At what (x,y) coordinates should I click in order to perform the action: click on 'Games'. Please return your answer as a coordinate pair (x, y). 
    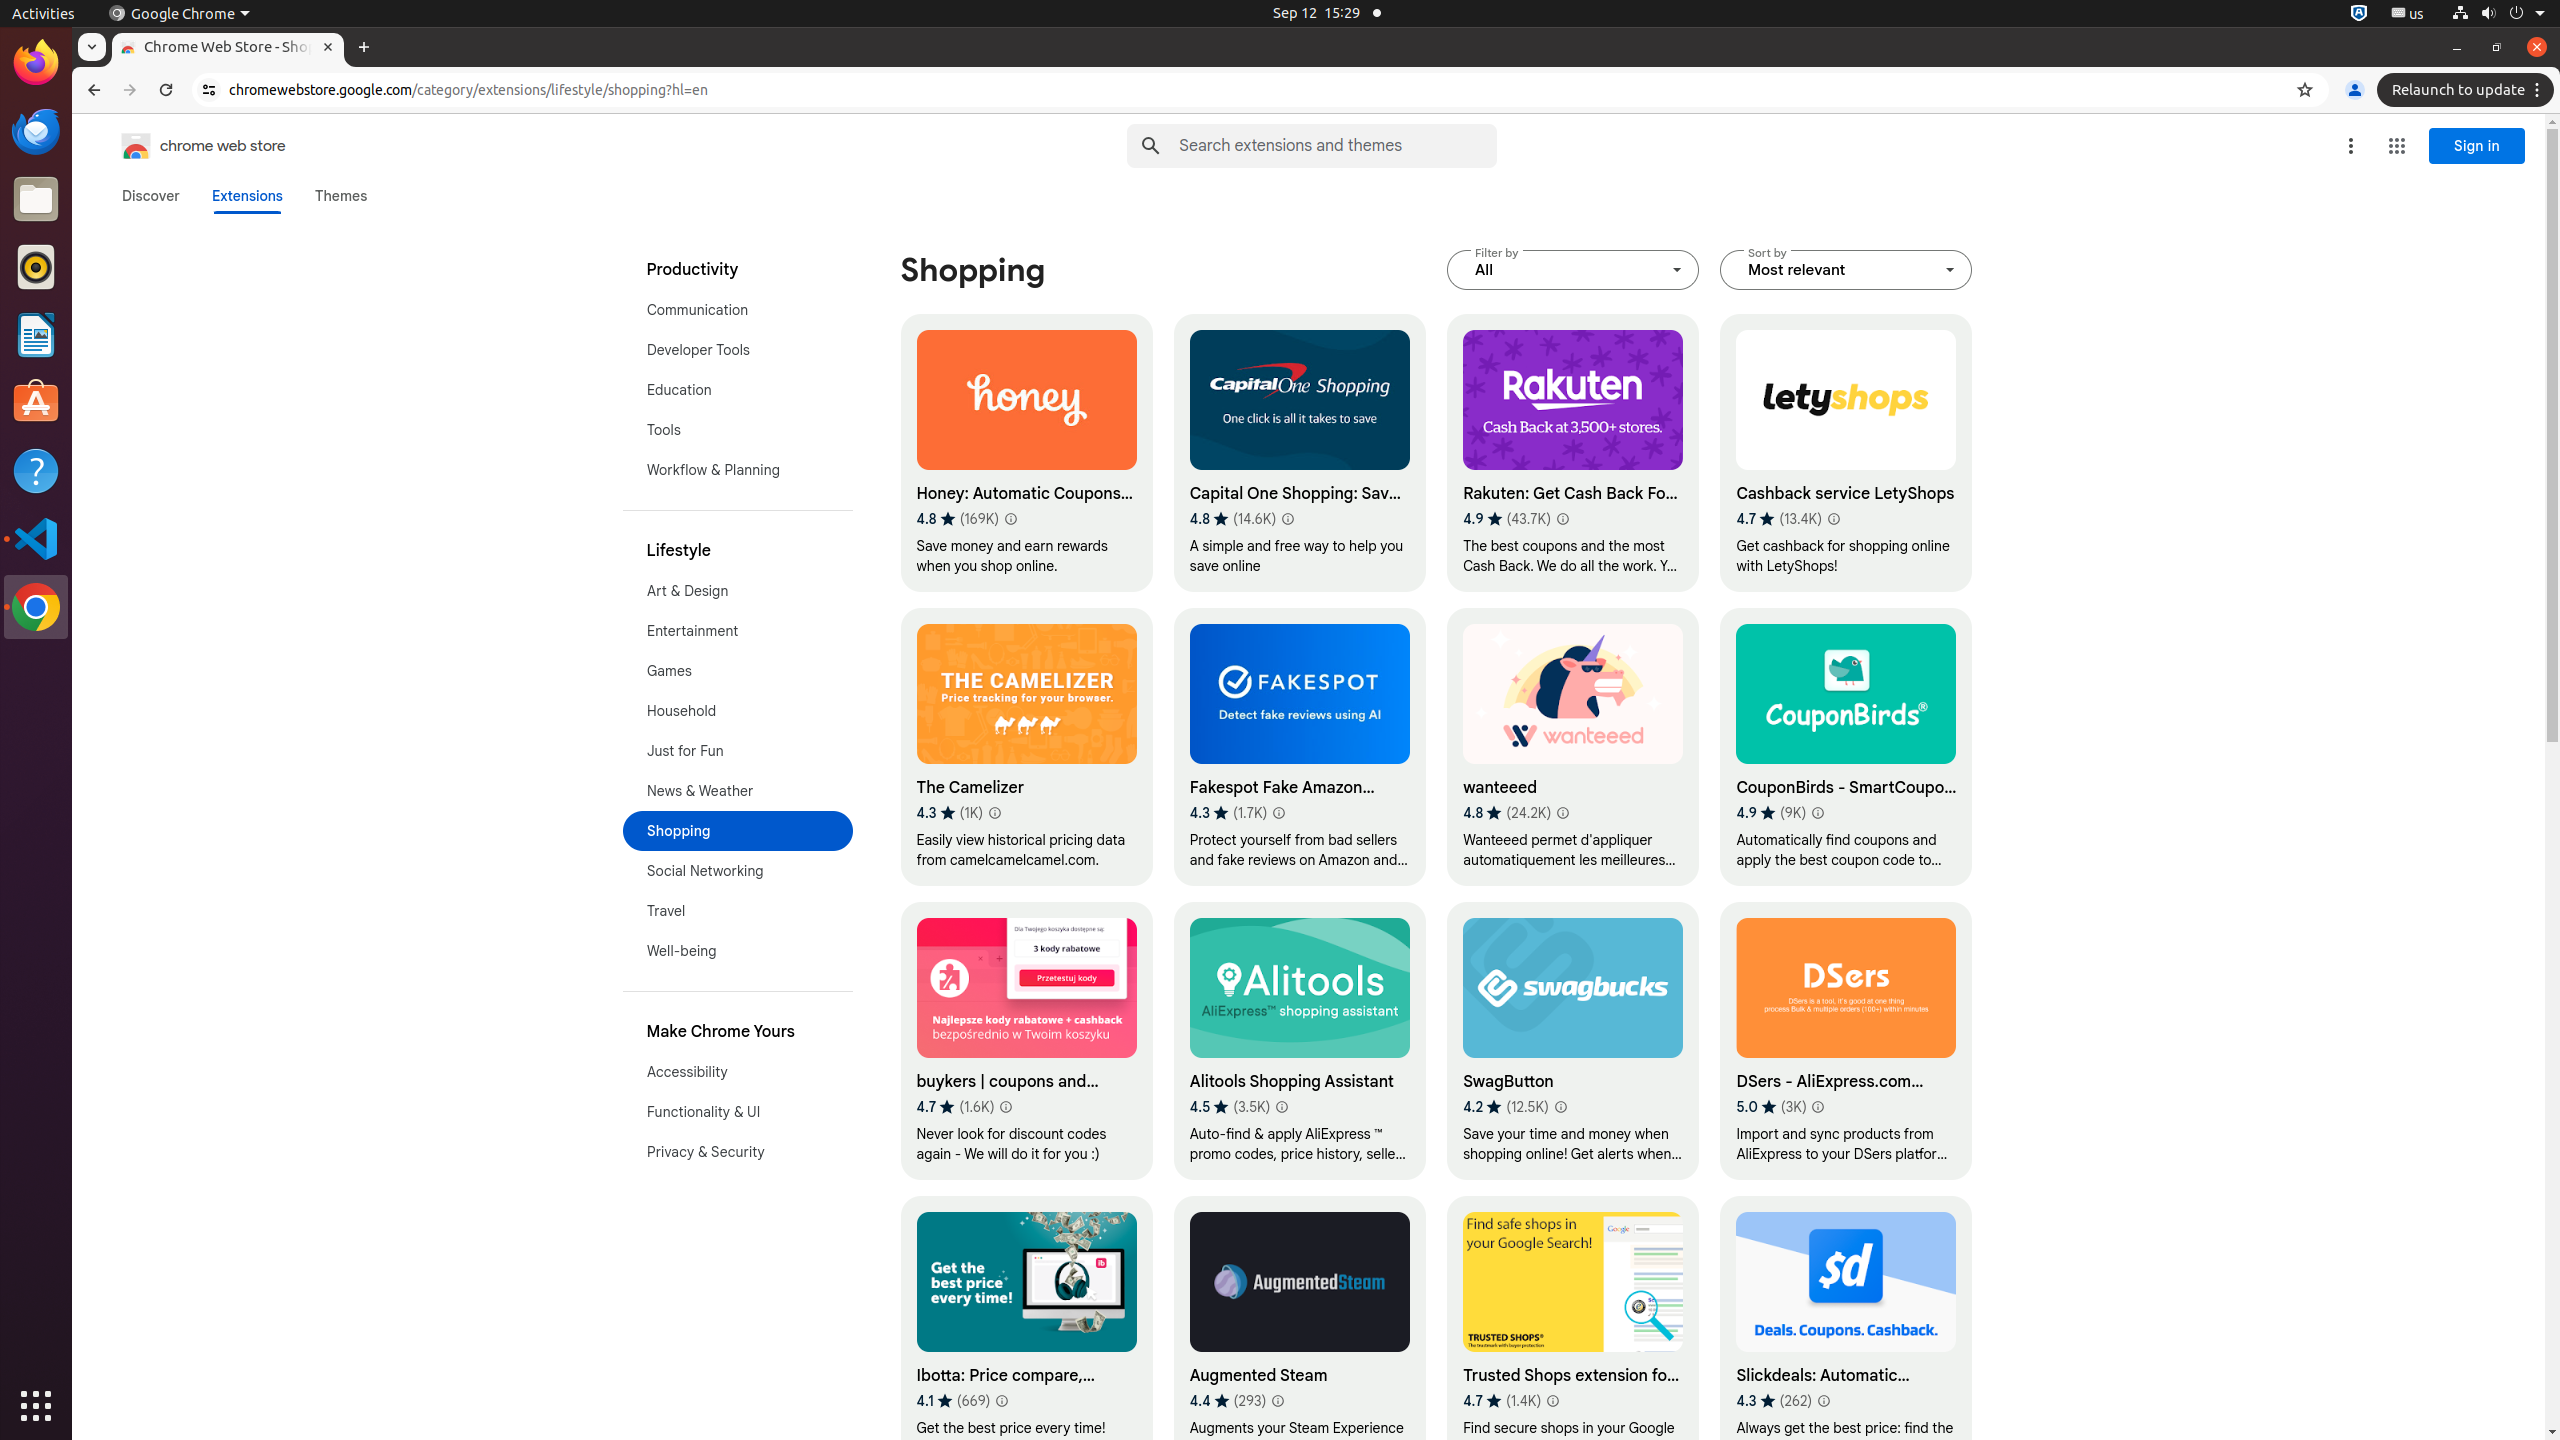
    Looking at the image, I should click on (737, 670).